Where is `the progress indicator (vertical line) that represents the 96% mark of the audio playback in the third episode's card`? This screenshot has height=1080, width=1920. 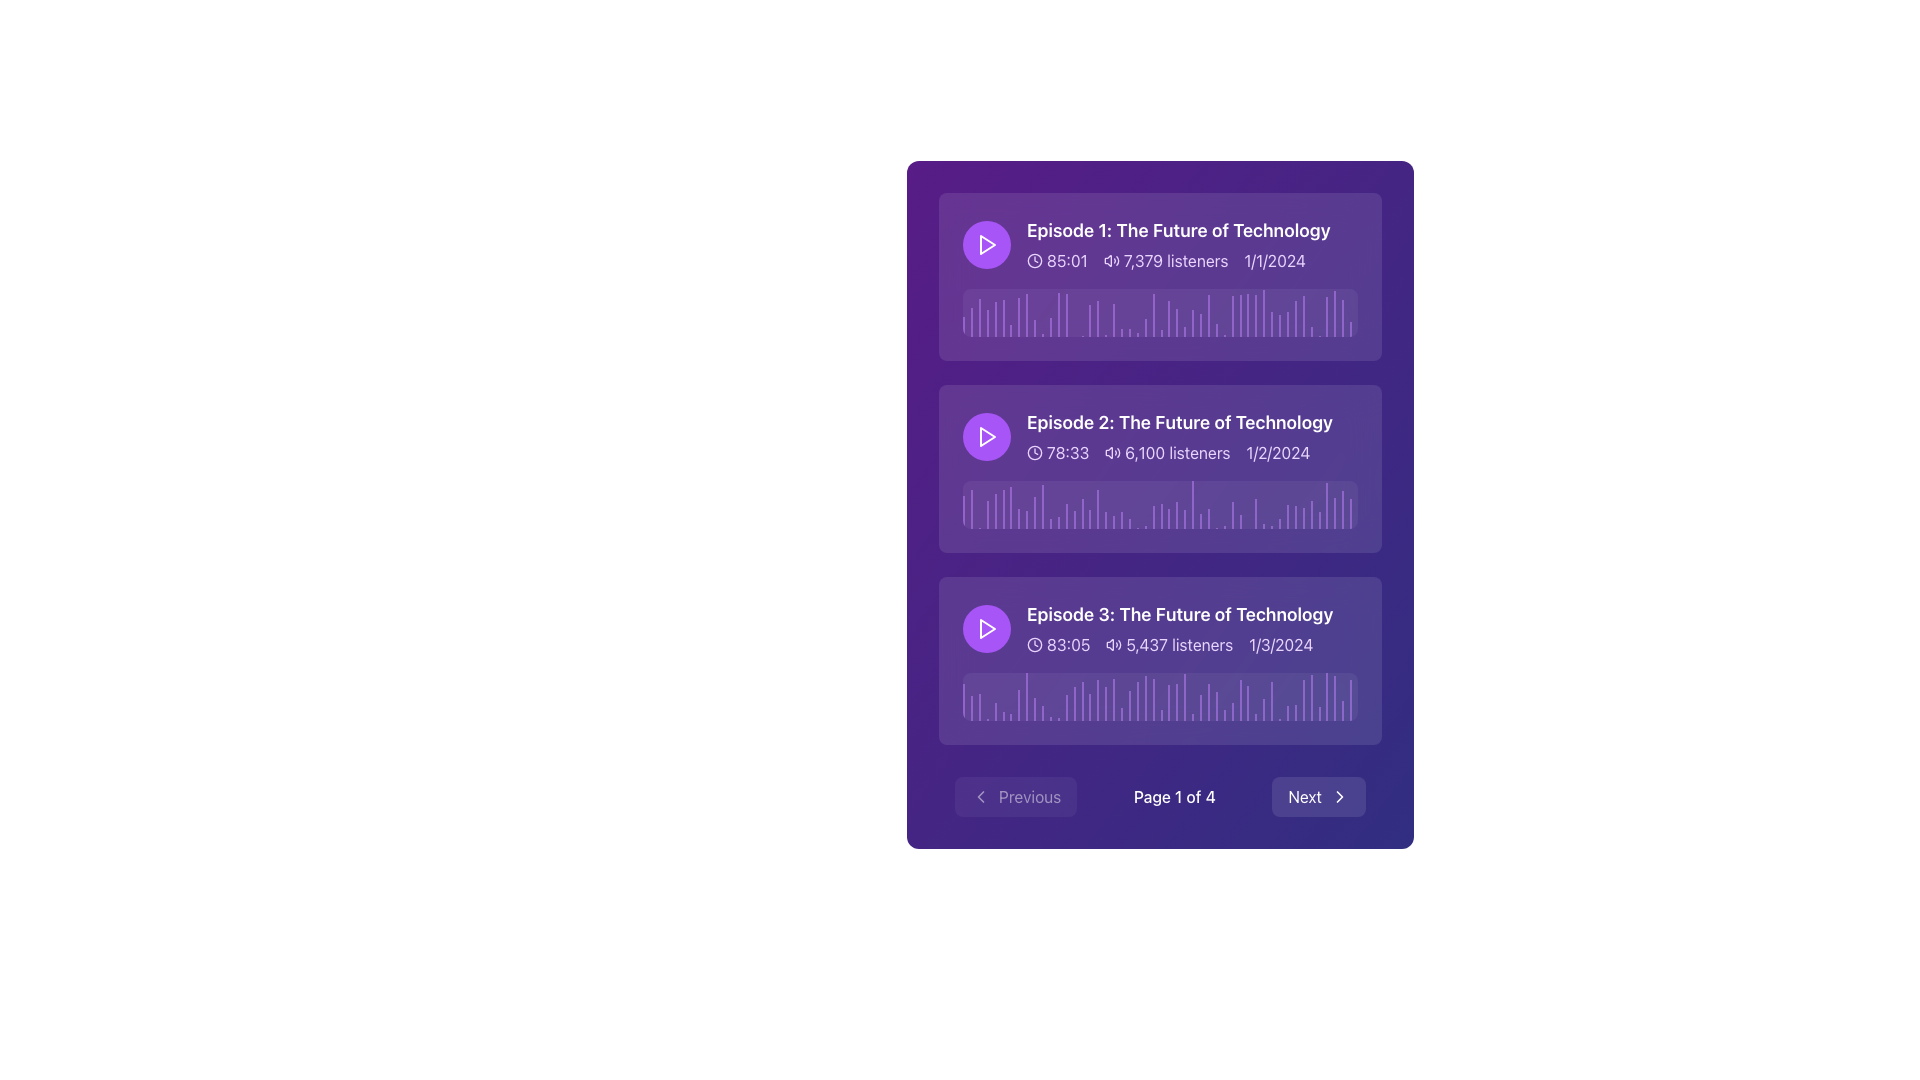
the progress indicator (vertical line) that represents the 96% mark of the audio playback in the third episode's card is located at coordinates (1343, 710).